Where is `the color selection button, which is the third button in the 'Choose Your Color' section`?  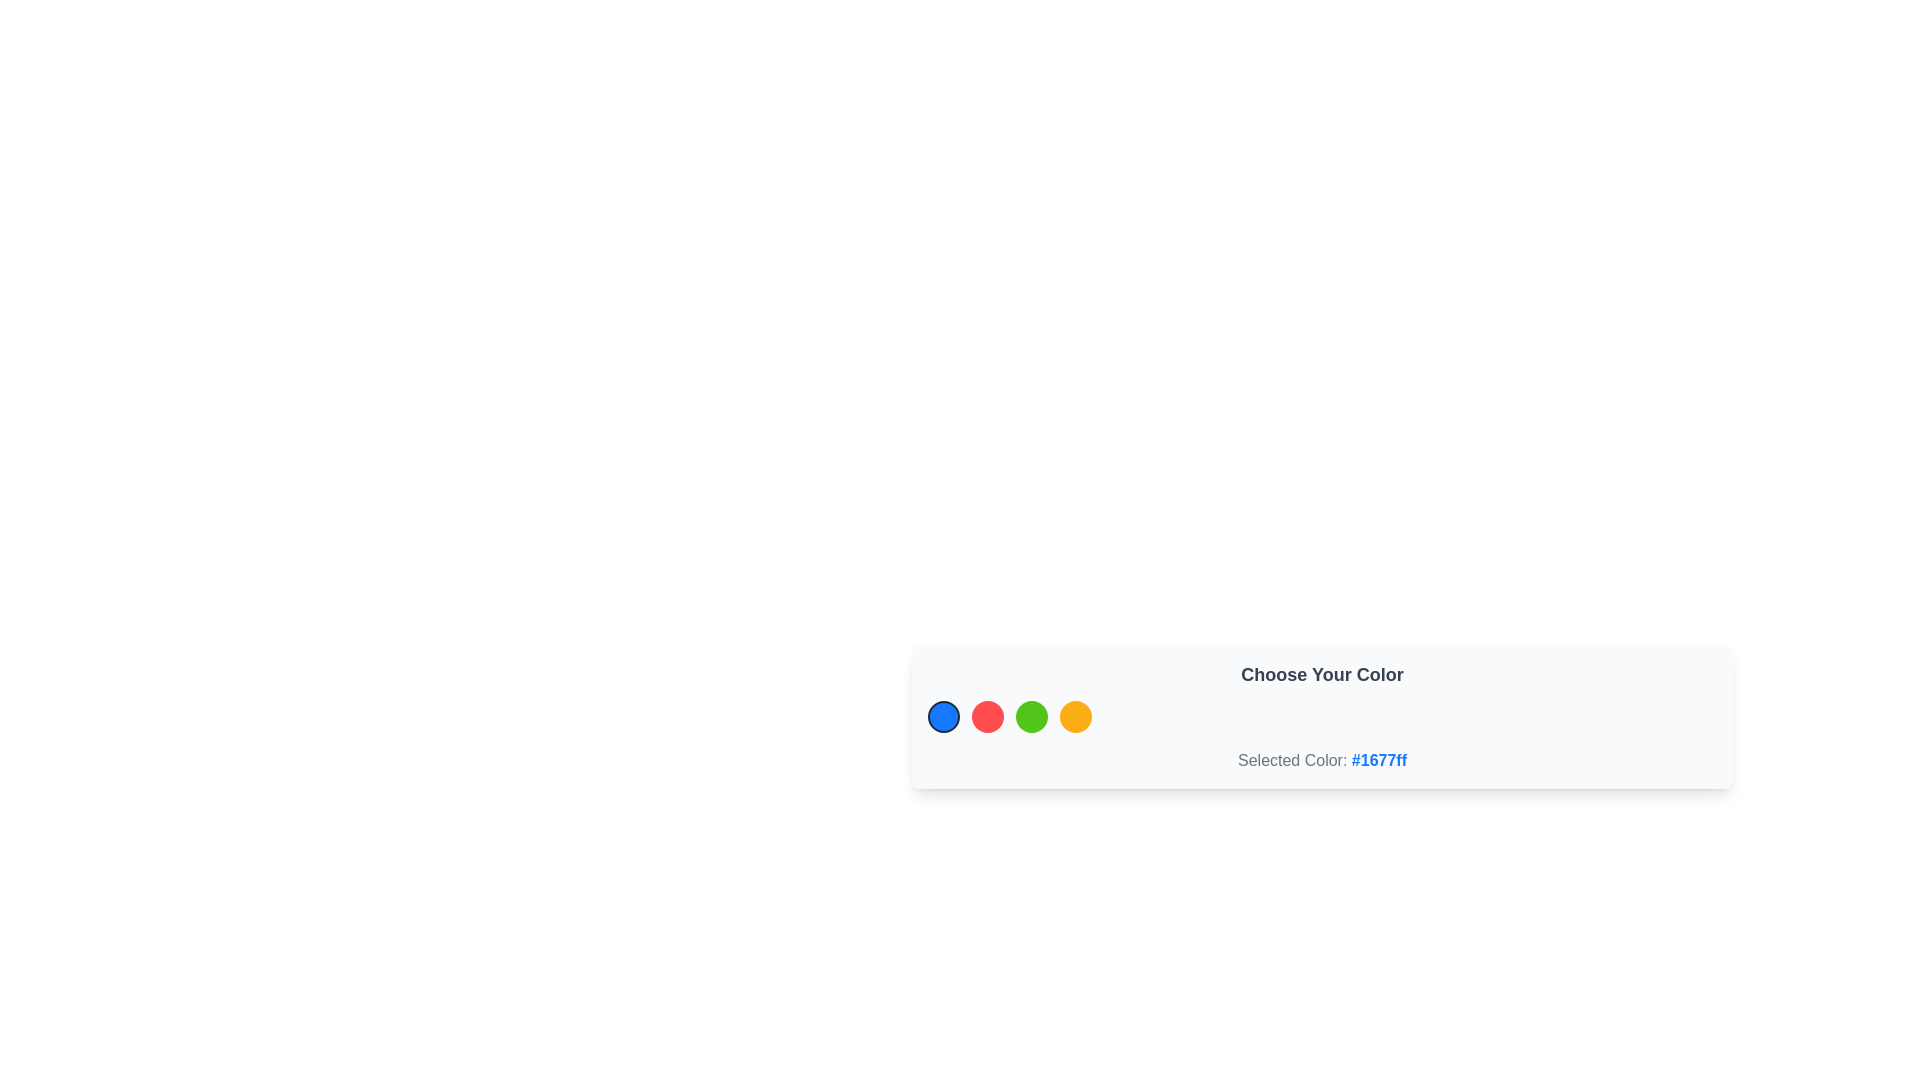
the color selection button, which is the third button in the 'Choose Your Color' section is located at coordinates (1032, 716).